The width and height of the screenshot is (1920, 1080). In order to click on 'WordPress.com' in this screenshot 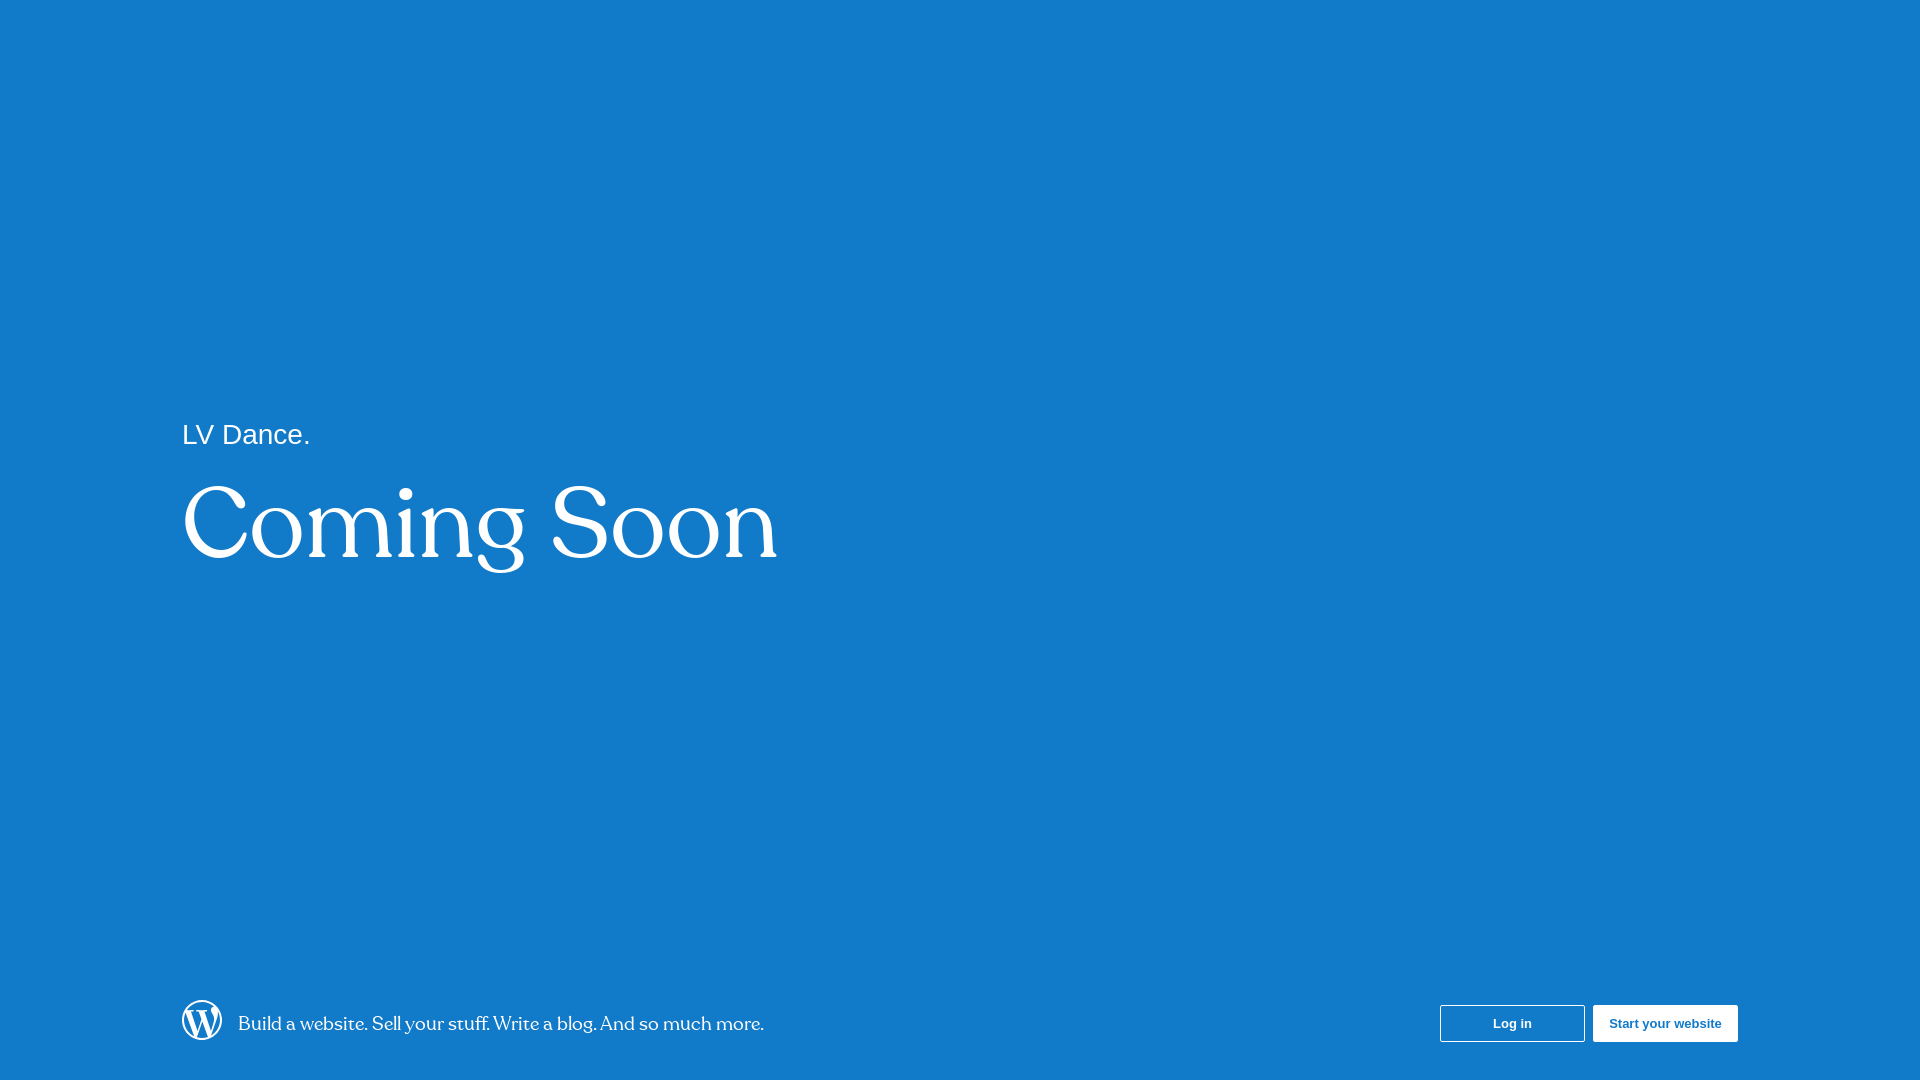, I will do `click(201, 1033)`.